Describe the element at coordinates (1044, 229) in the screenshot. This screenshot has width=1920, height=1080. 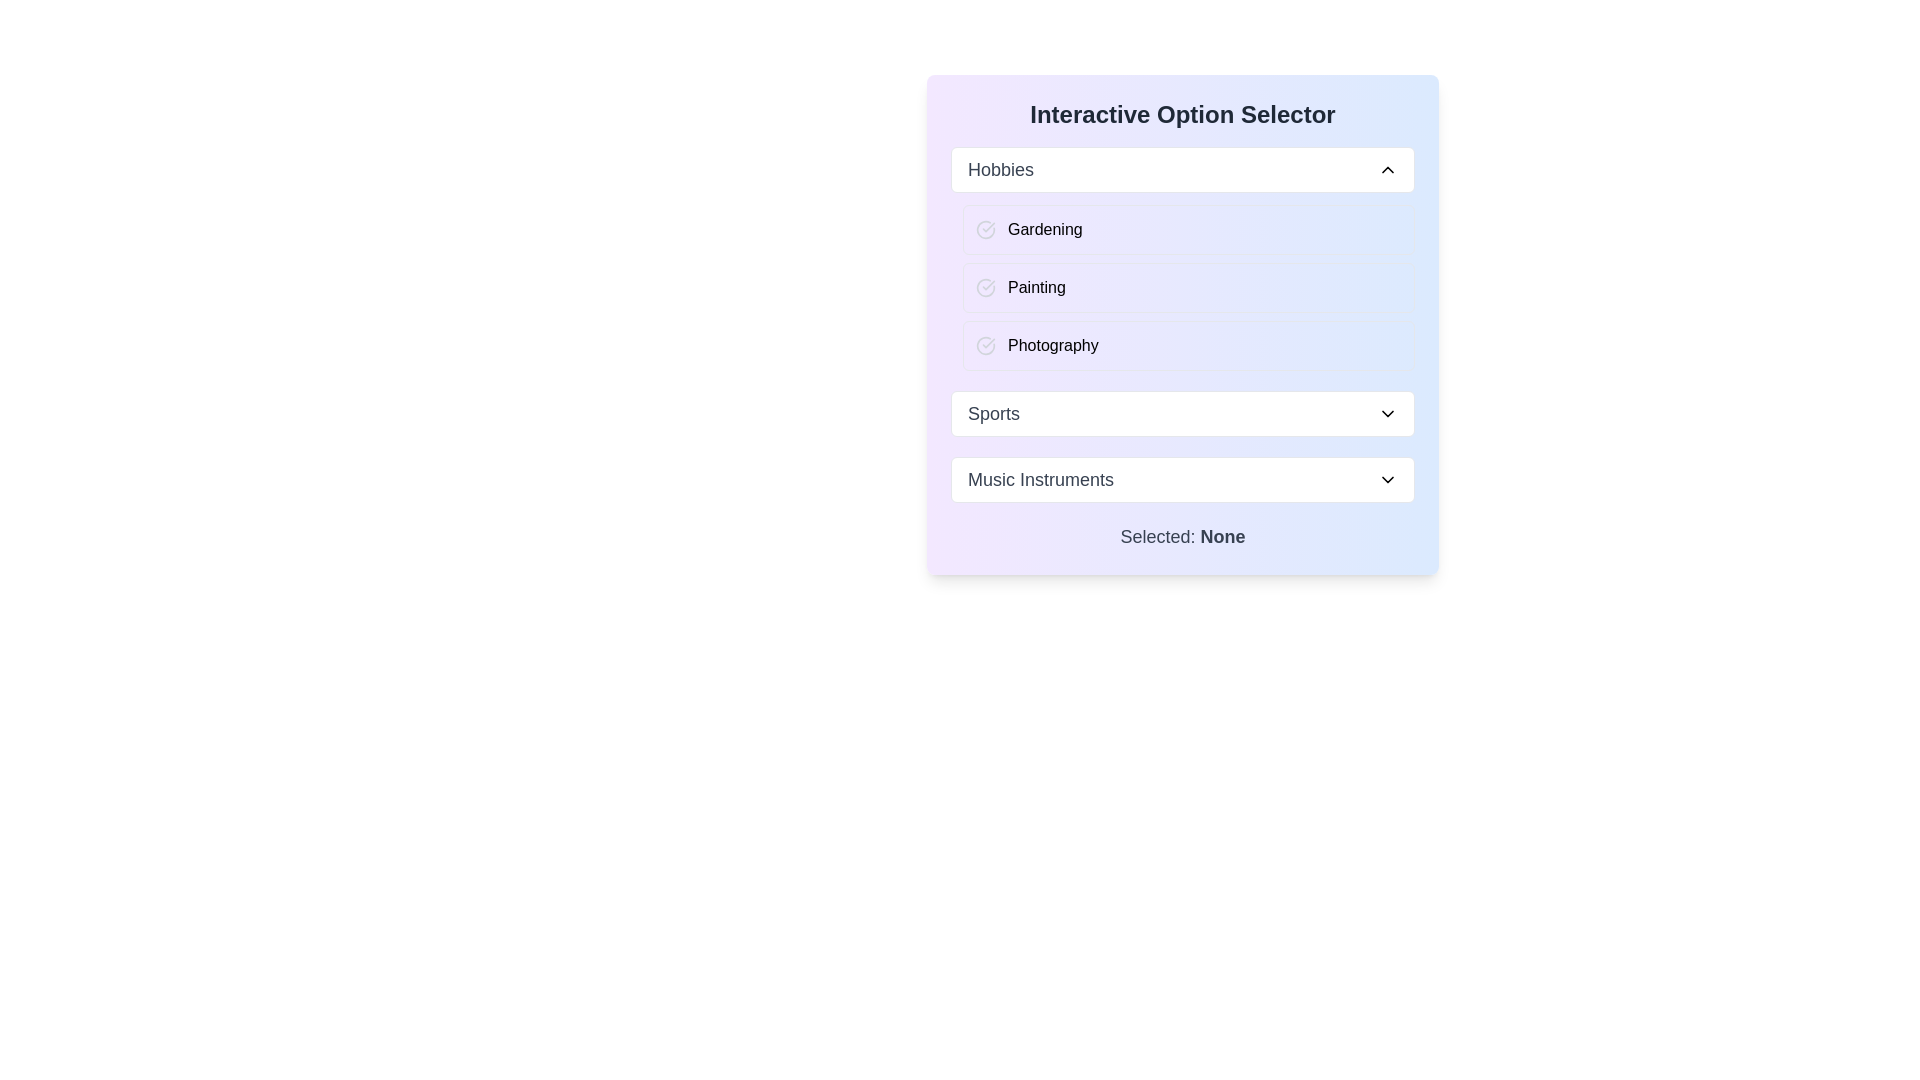
I see `the static text label displaying 'Gardening', which is part of the 'Hobbies' dropdown list and is located to the right of a circular checkmark icon` at that location.